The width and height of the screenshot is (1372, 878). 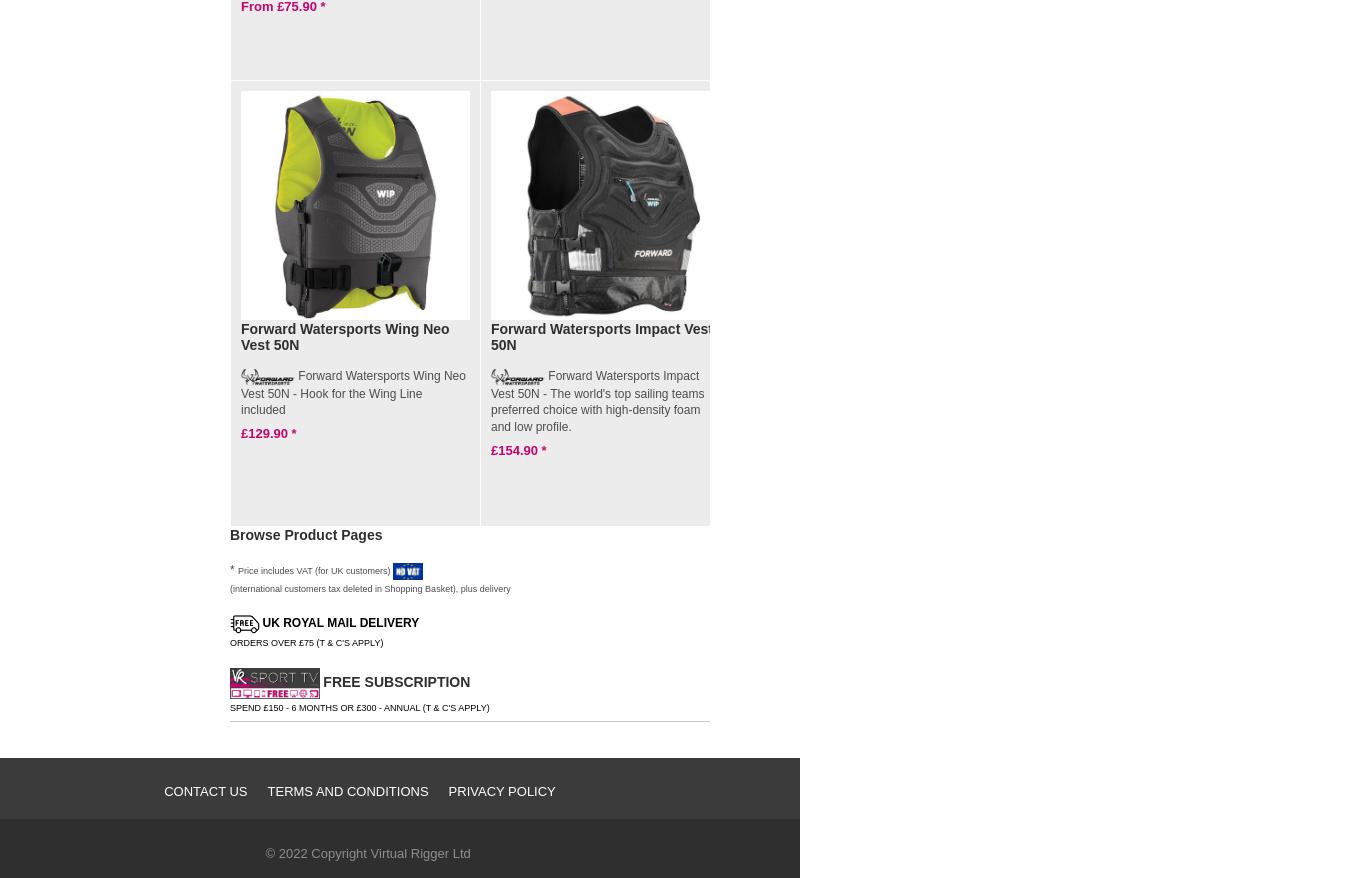 What do you see at coordinates (755, 433) in the screenshot?
I see `'From'` at bounding box center [755, 433].